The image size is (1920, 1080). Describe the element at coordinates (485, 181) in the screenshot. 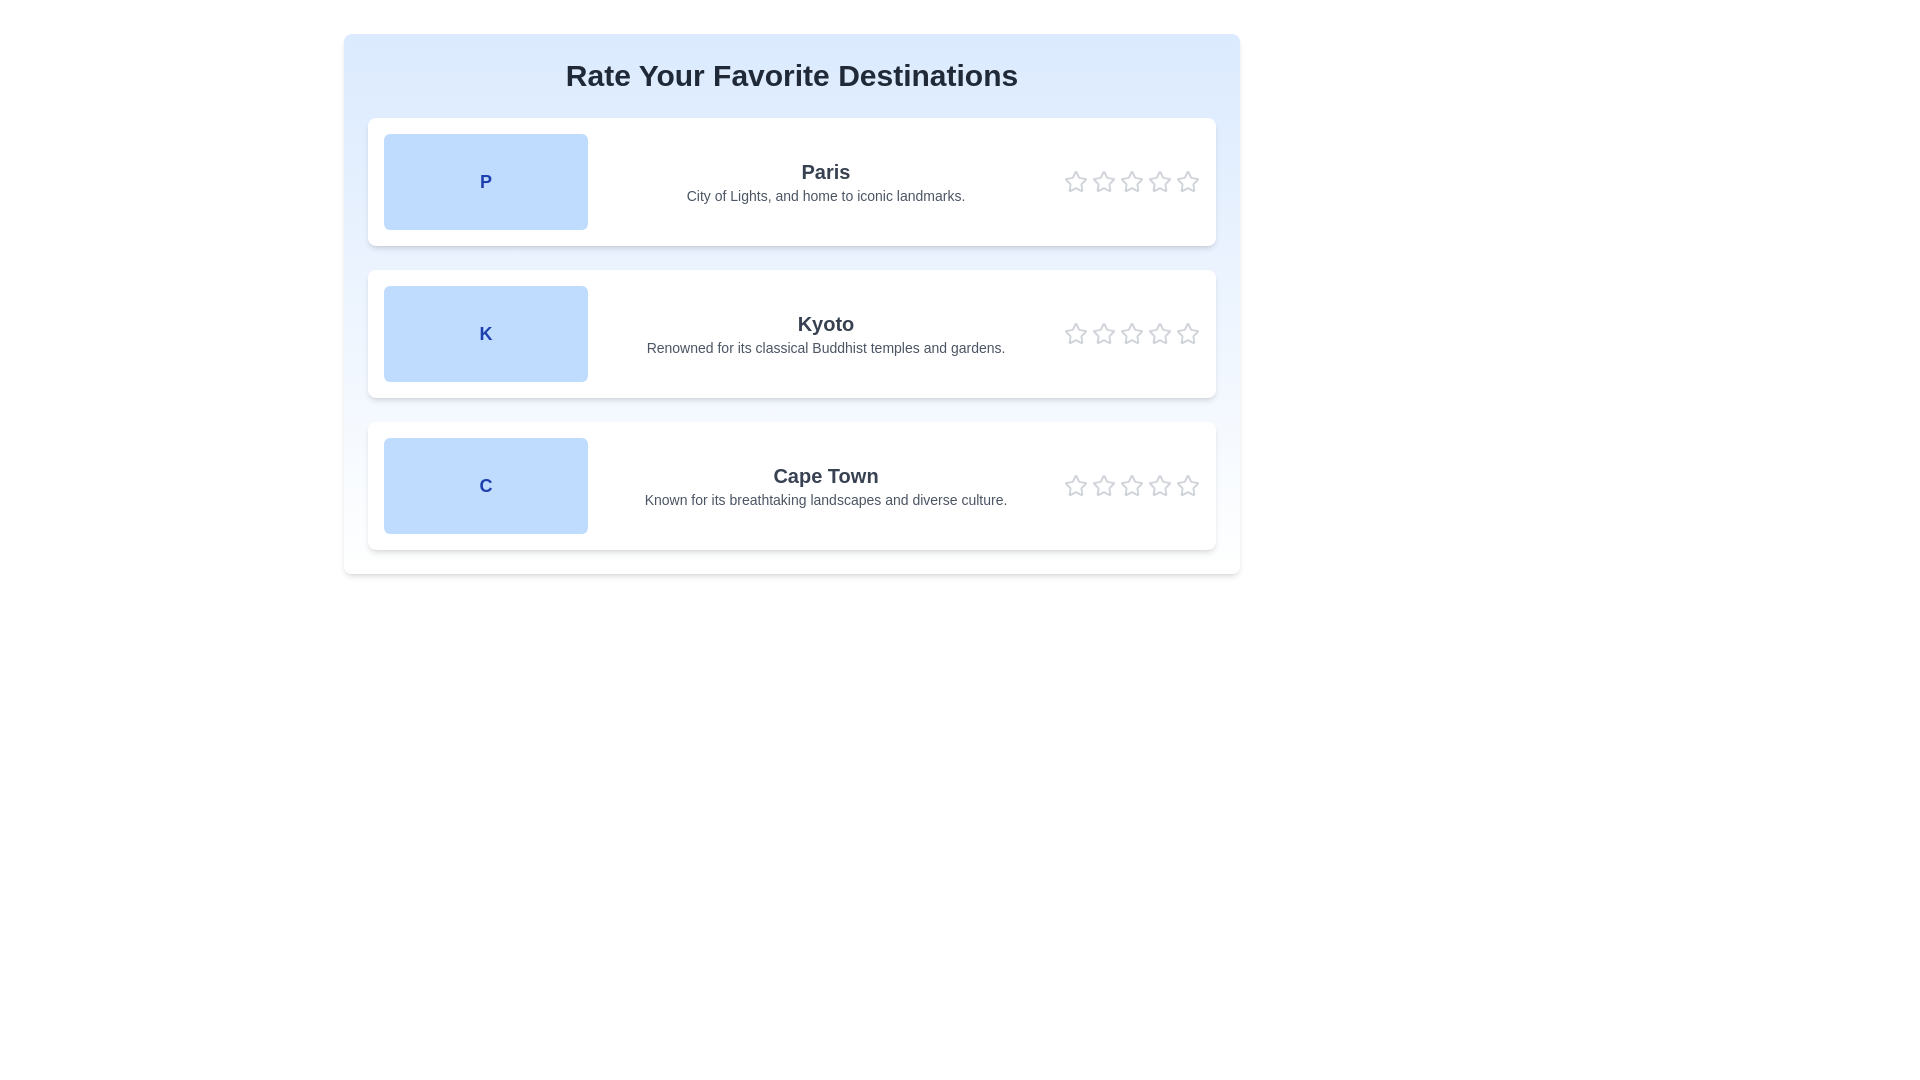

I see `the static visual element that symbolizes content related to 'Paris', located in the left section of the first row within the card layout` at that location.